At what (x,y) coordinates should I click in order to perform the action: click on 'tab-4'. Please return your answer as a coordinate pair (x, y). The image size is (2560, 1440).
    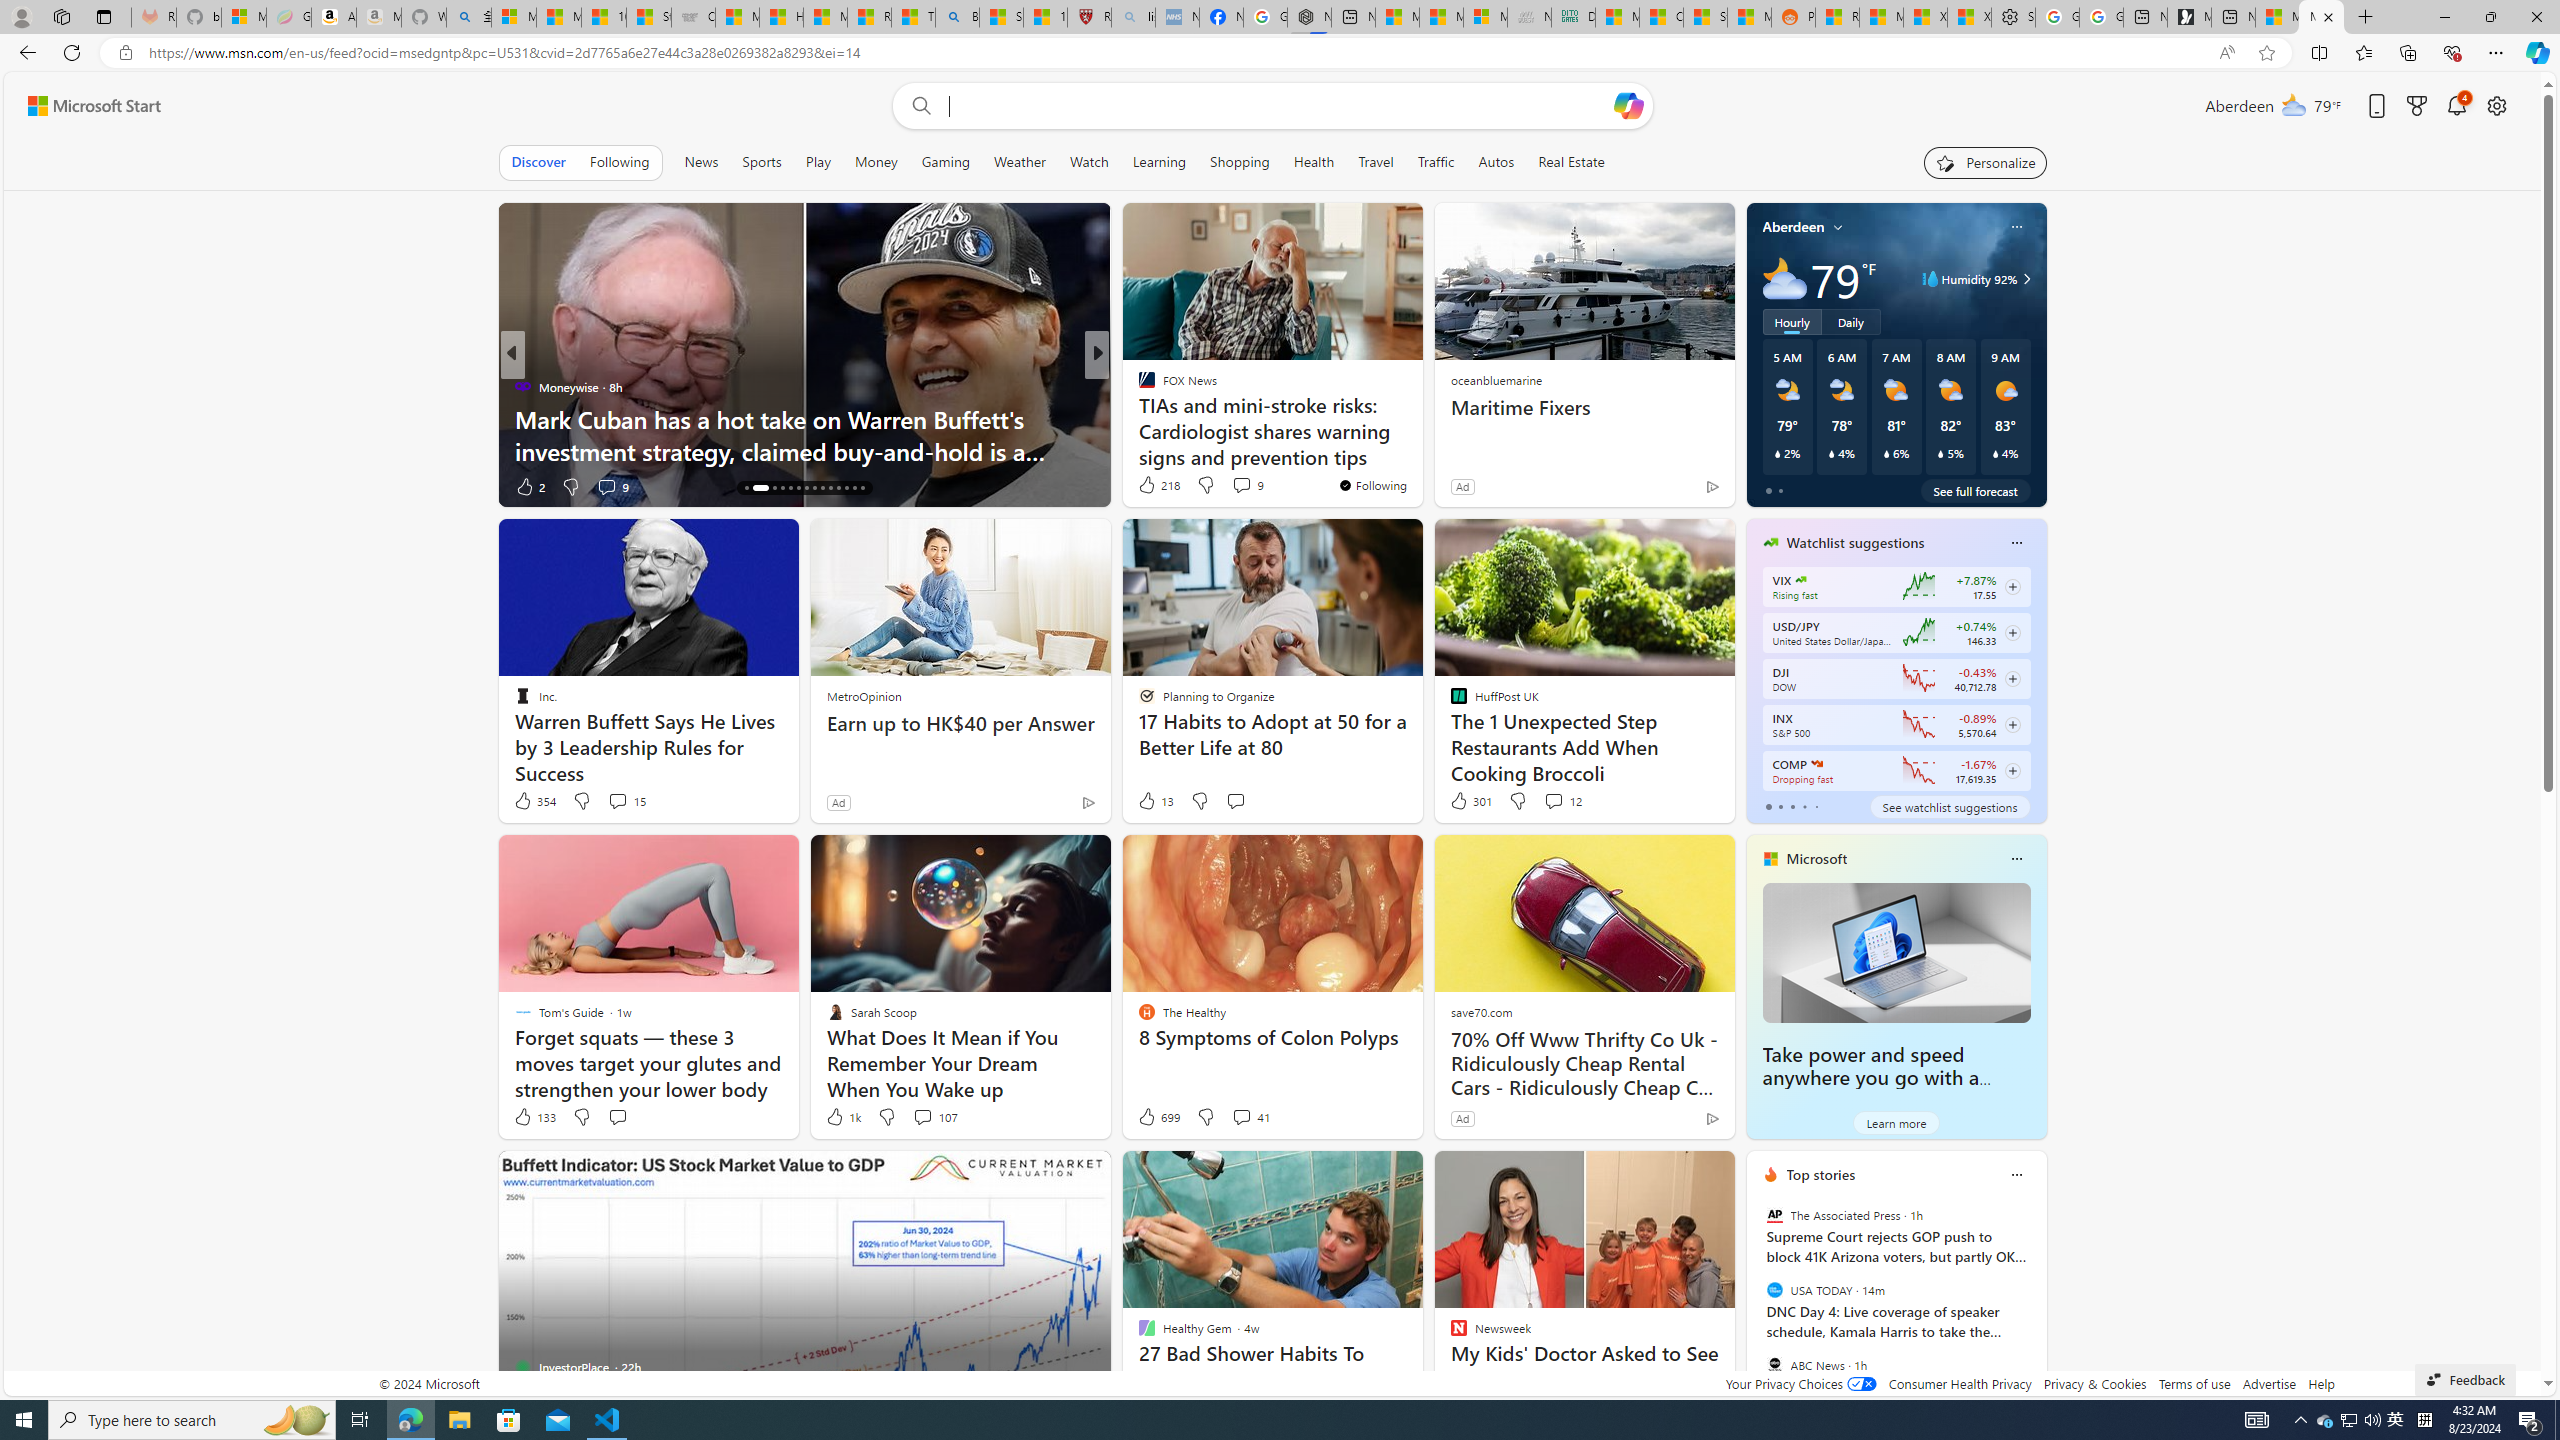
    Looking at the image, I should click on (1815, 807).